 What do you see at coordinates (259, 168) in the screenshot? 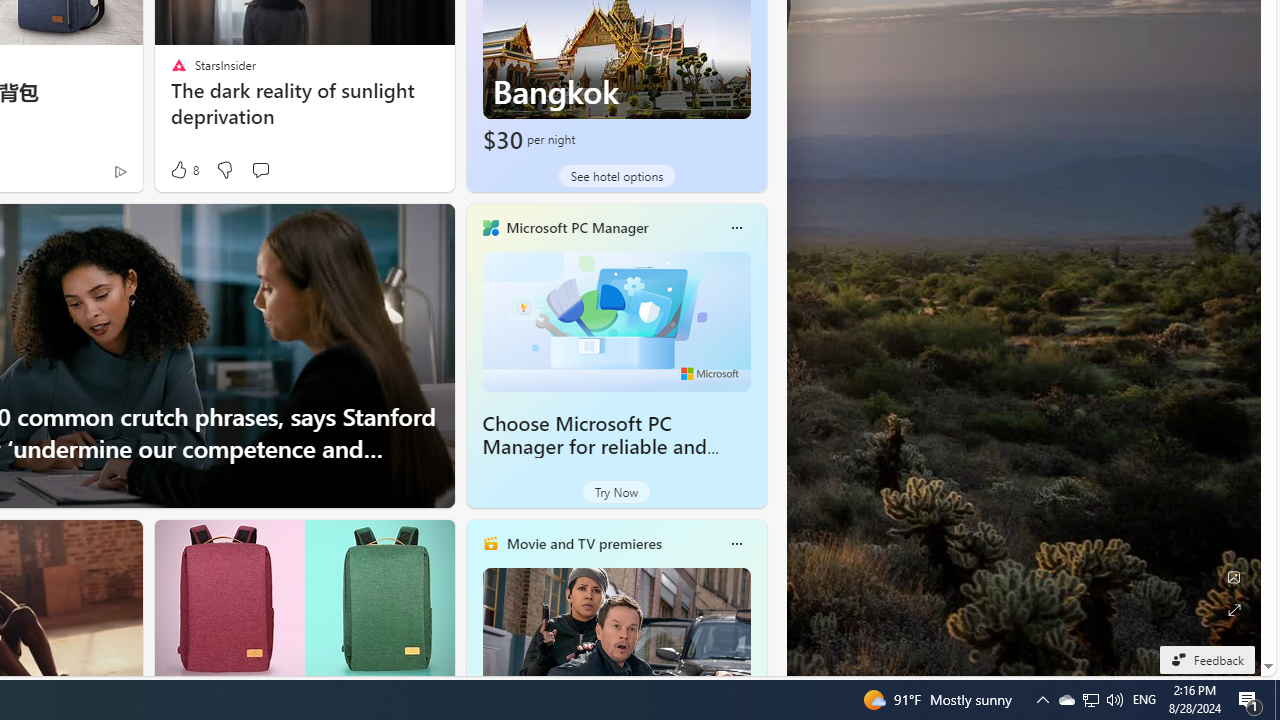
I see `'Start the conversation'` at bounding box center [259, 168].